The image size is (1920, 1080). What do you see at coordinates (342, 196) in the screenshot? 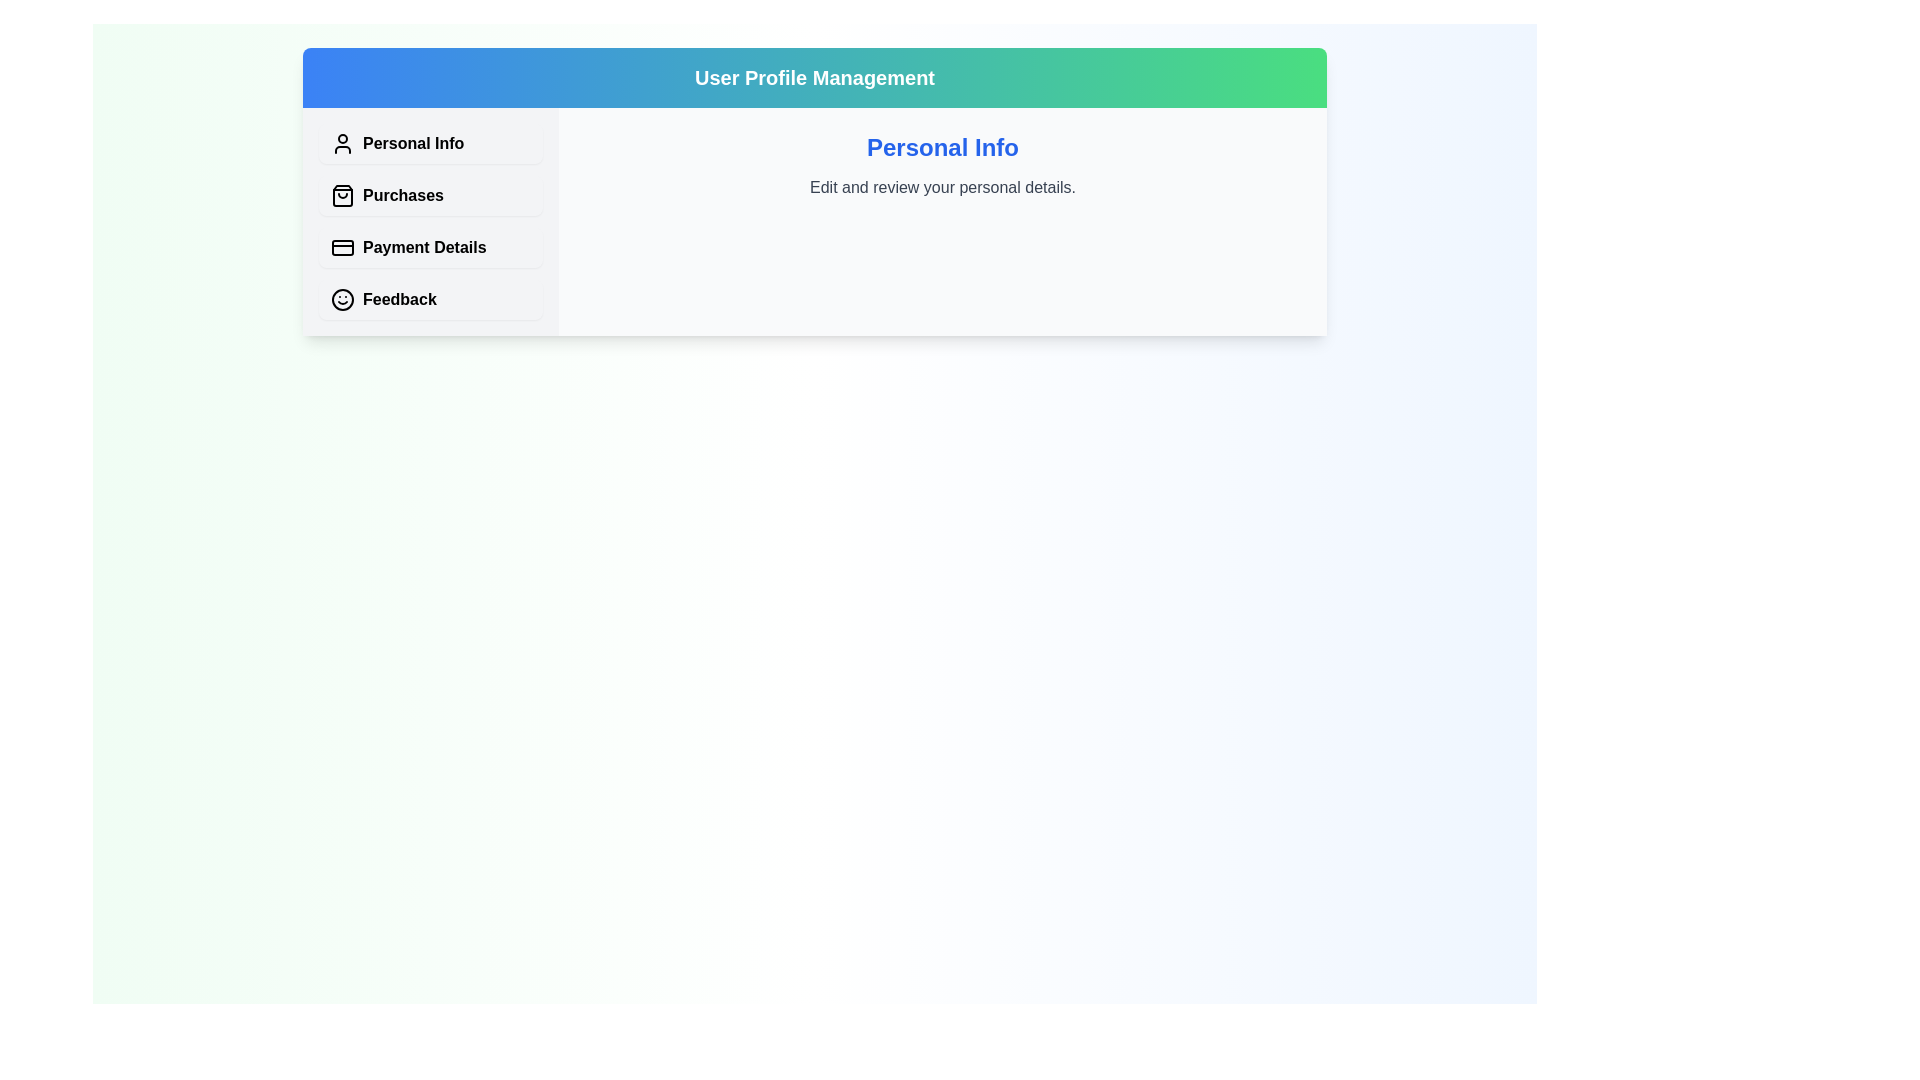
I see `the icon for the Purchases tab` at bounding box center [342, 196].